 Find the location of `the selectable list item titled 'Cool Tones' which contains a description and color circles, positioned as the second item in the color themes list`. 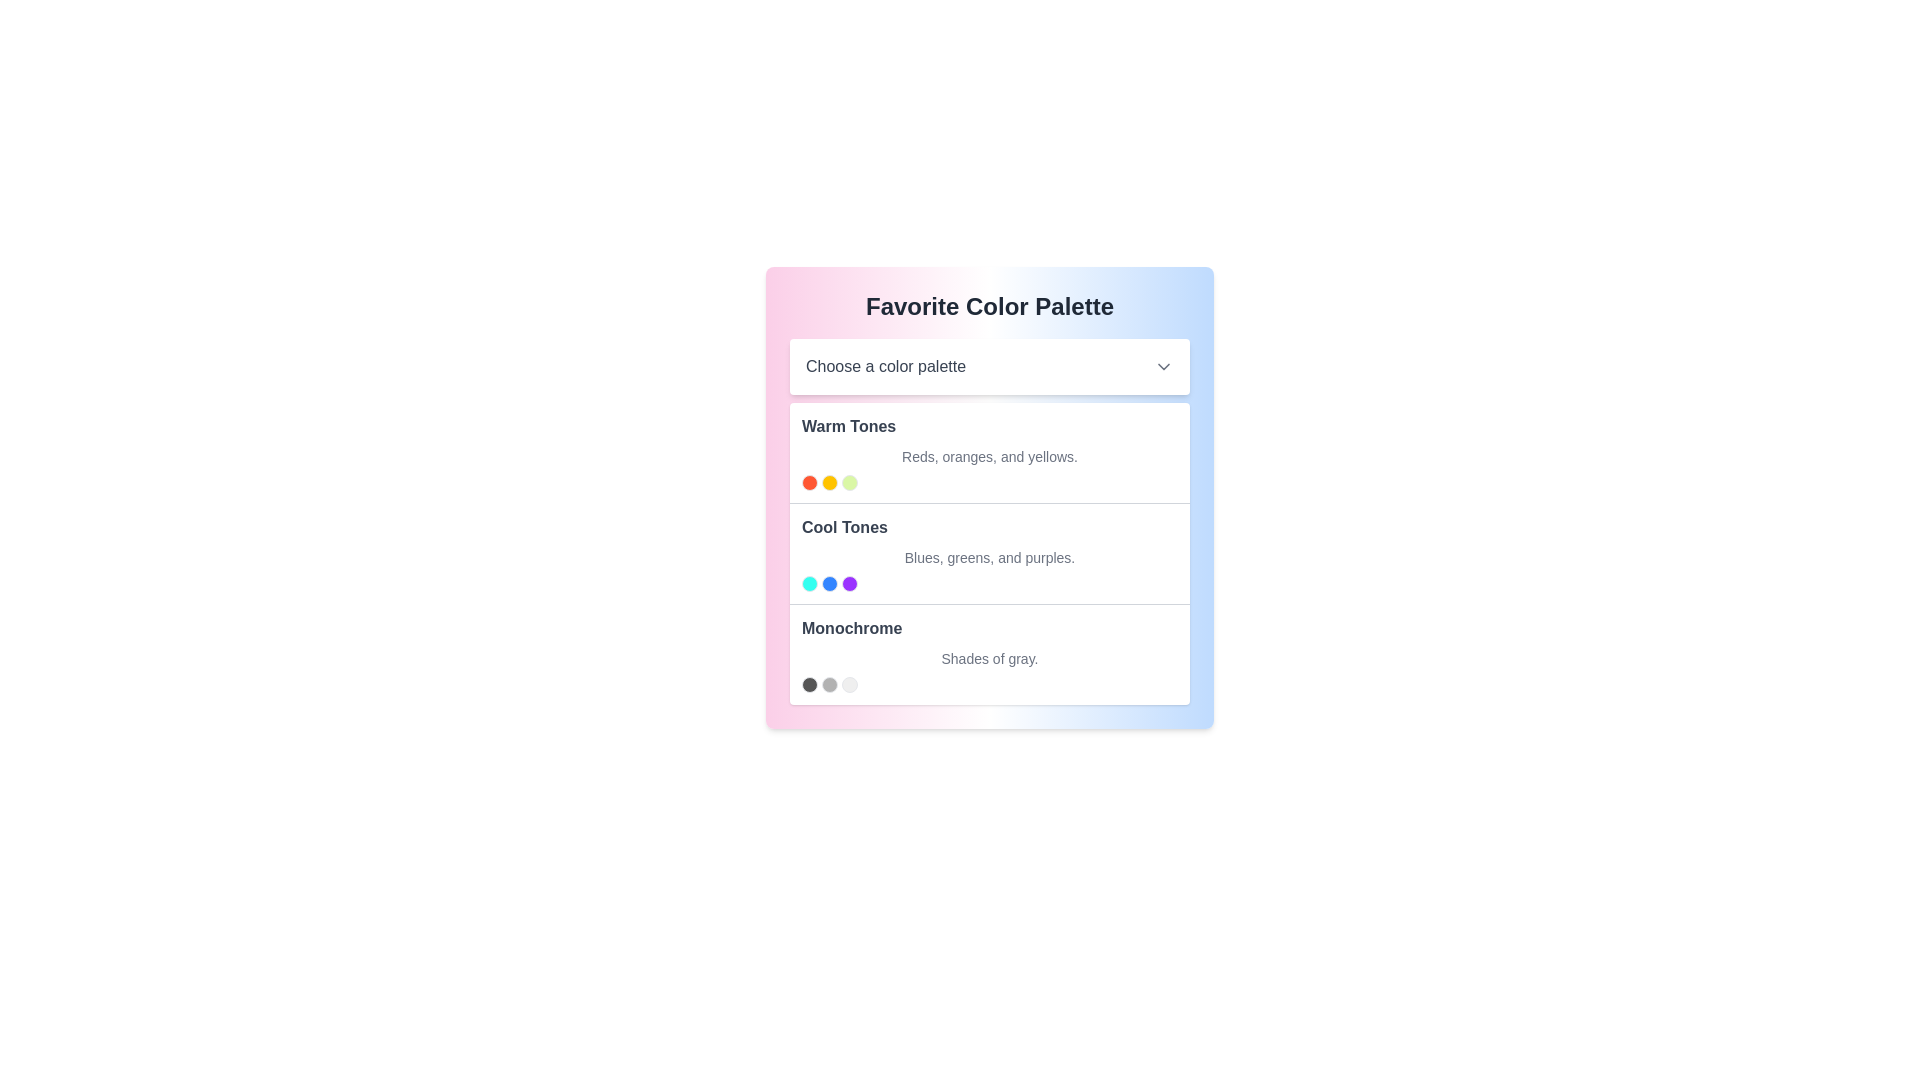

the selectable list item titled 'Cool Tones' which contains a description and color circles, positioned as the second item in the color themes list is located at coordinates (989, 553).